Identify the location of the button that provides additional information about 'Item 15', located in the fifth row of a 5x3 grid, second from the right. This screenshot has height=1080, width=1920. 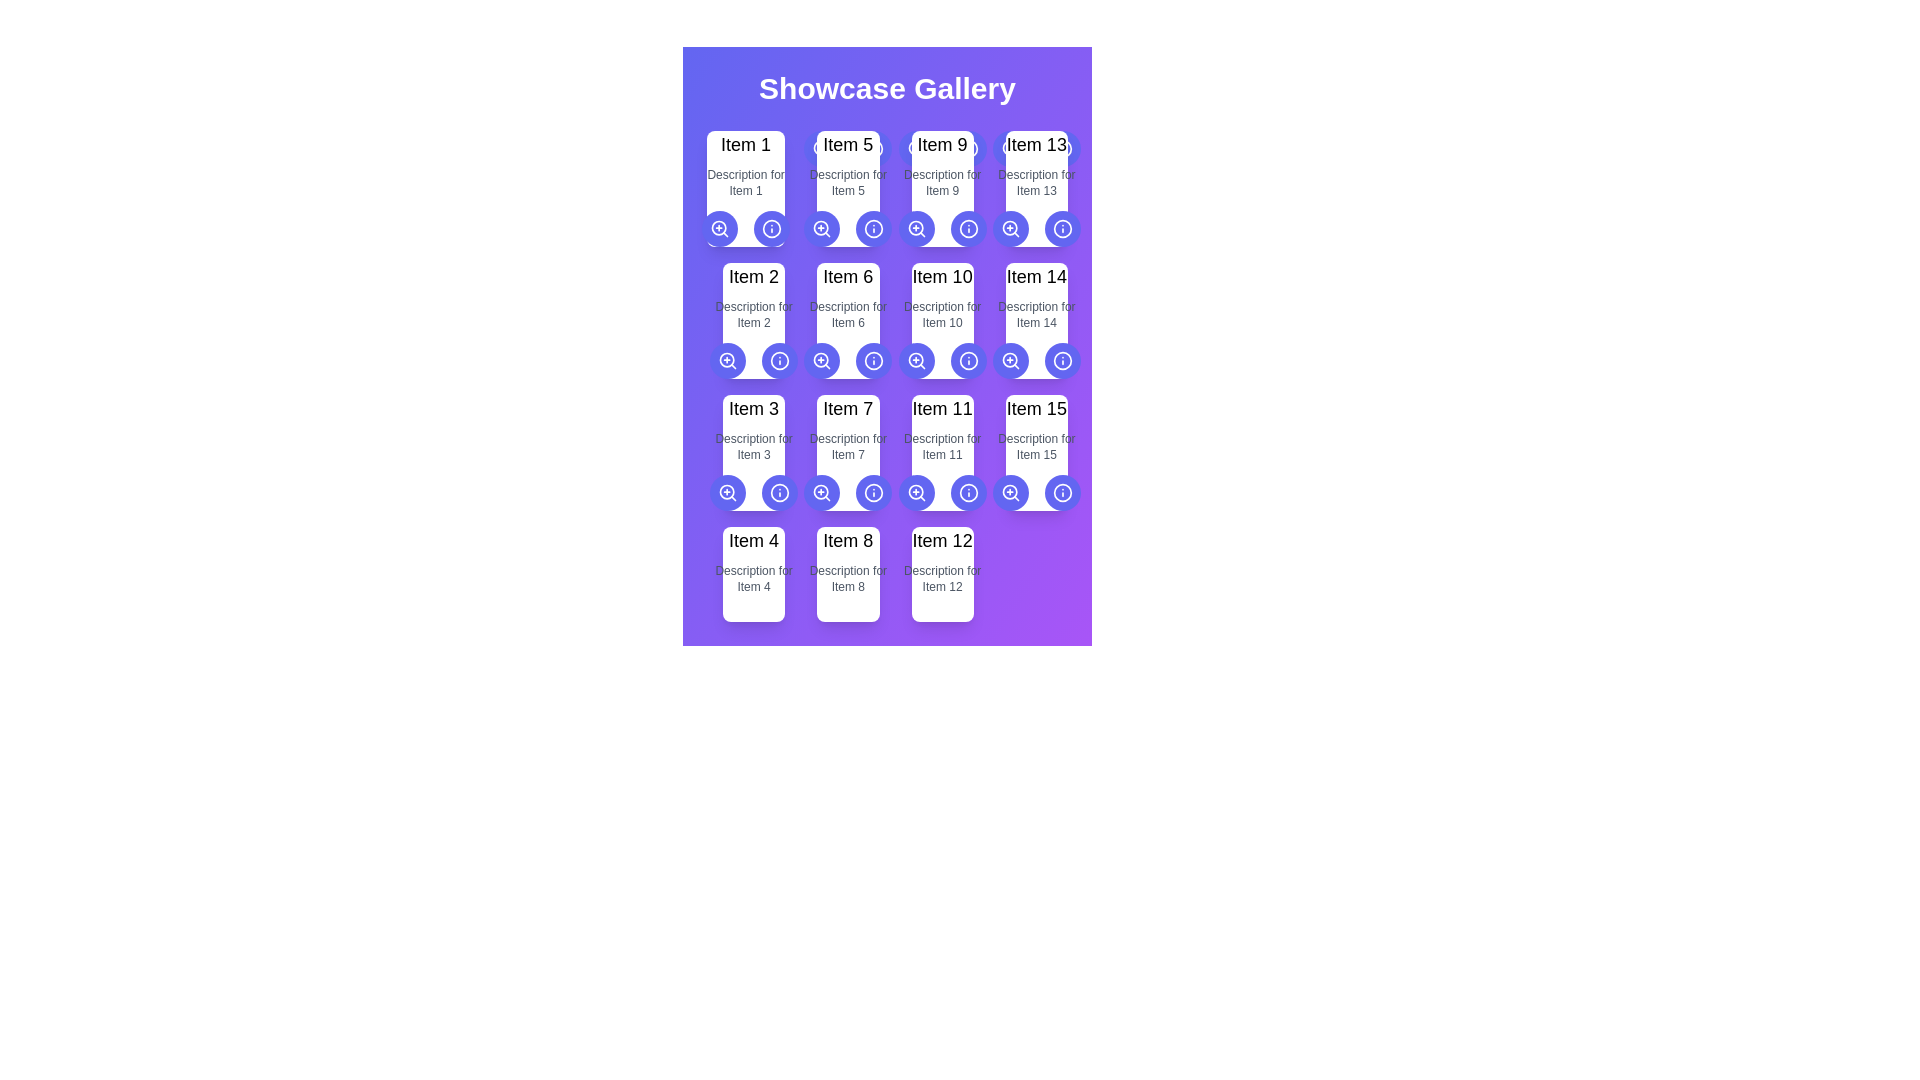
(1061, 493).